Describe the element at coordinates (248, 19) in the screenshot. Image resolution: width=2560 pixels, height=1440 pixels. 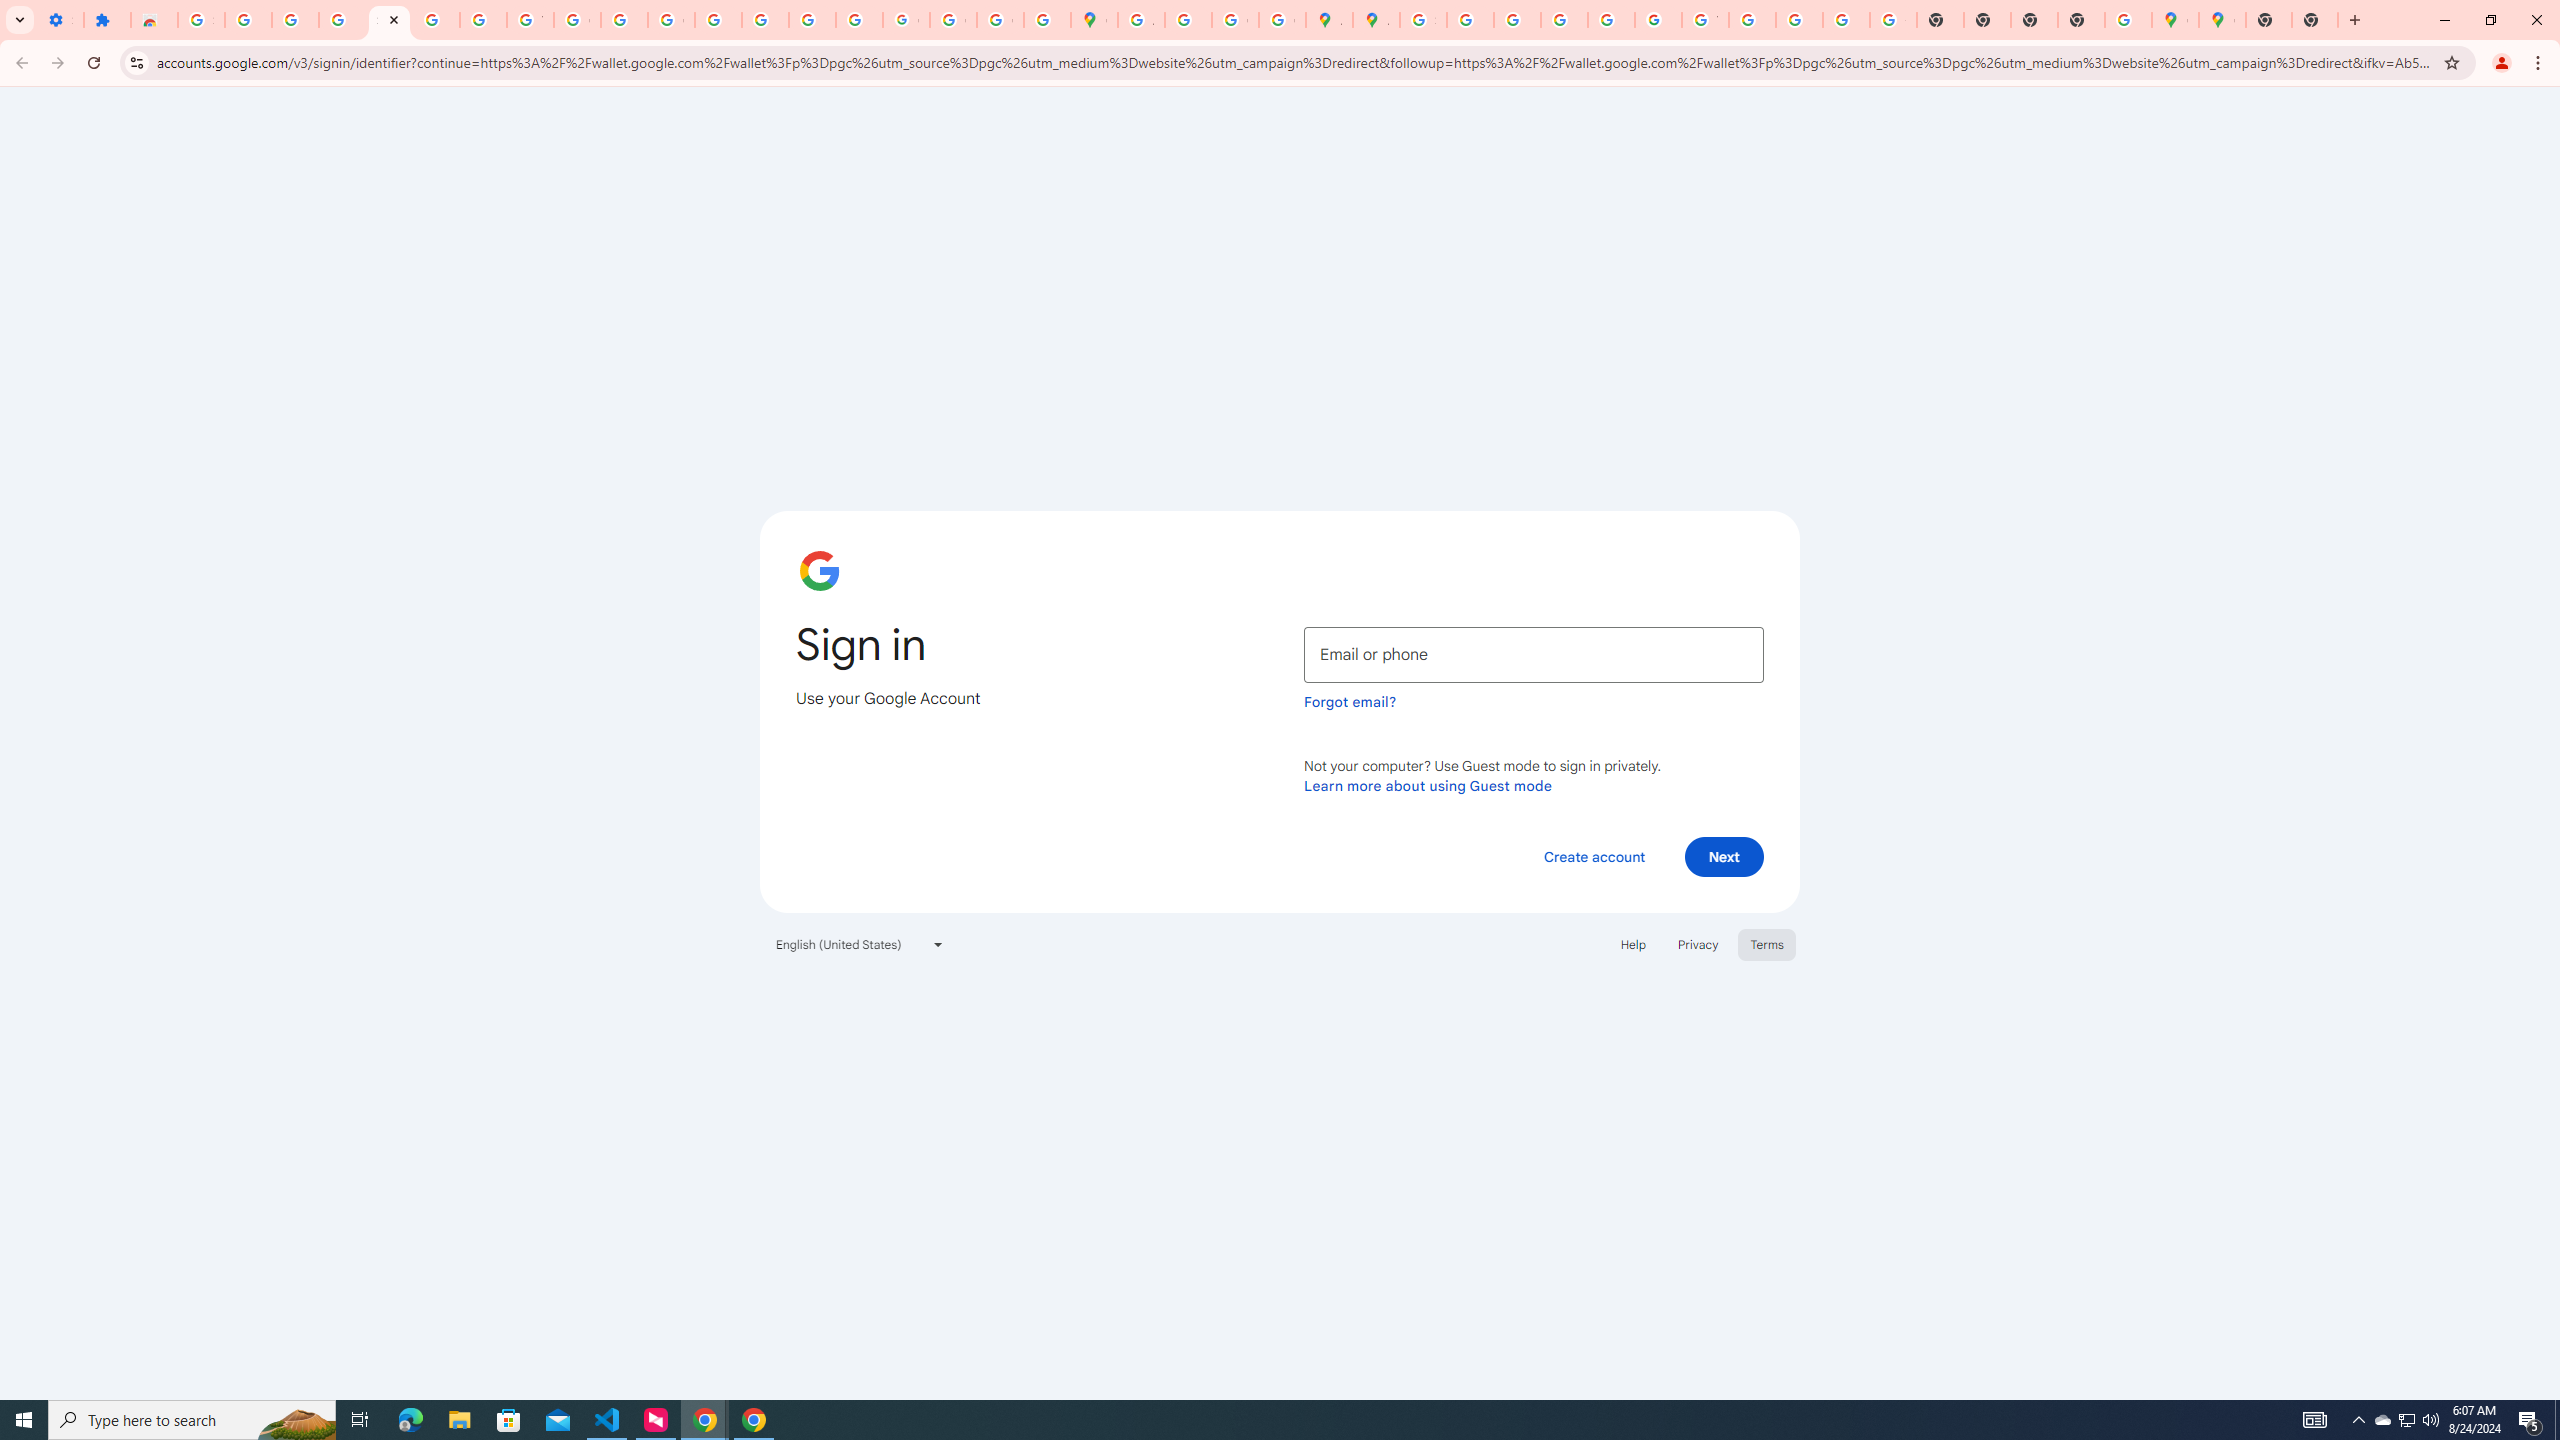
I see `'Delete photos & videos - Computer - Google Photos Help'` at that location.